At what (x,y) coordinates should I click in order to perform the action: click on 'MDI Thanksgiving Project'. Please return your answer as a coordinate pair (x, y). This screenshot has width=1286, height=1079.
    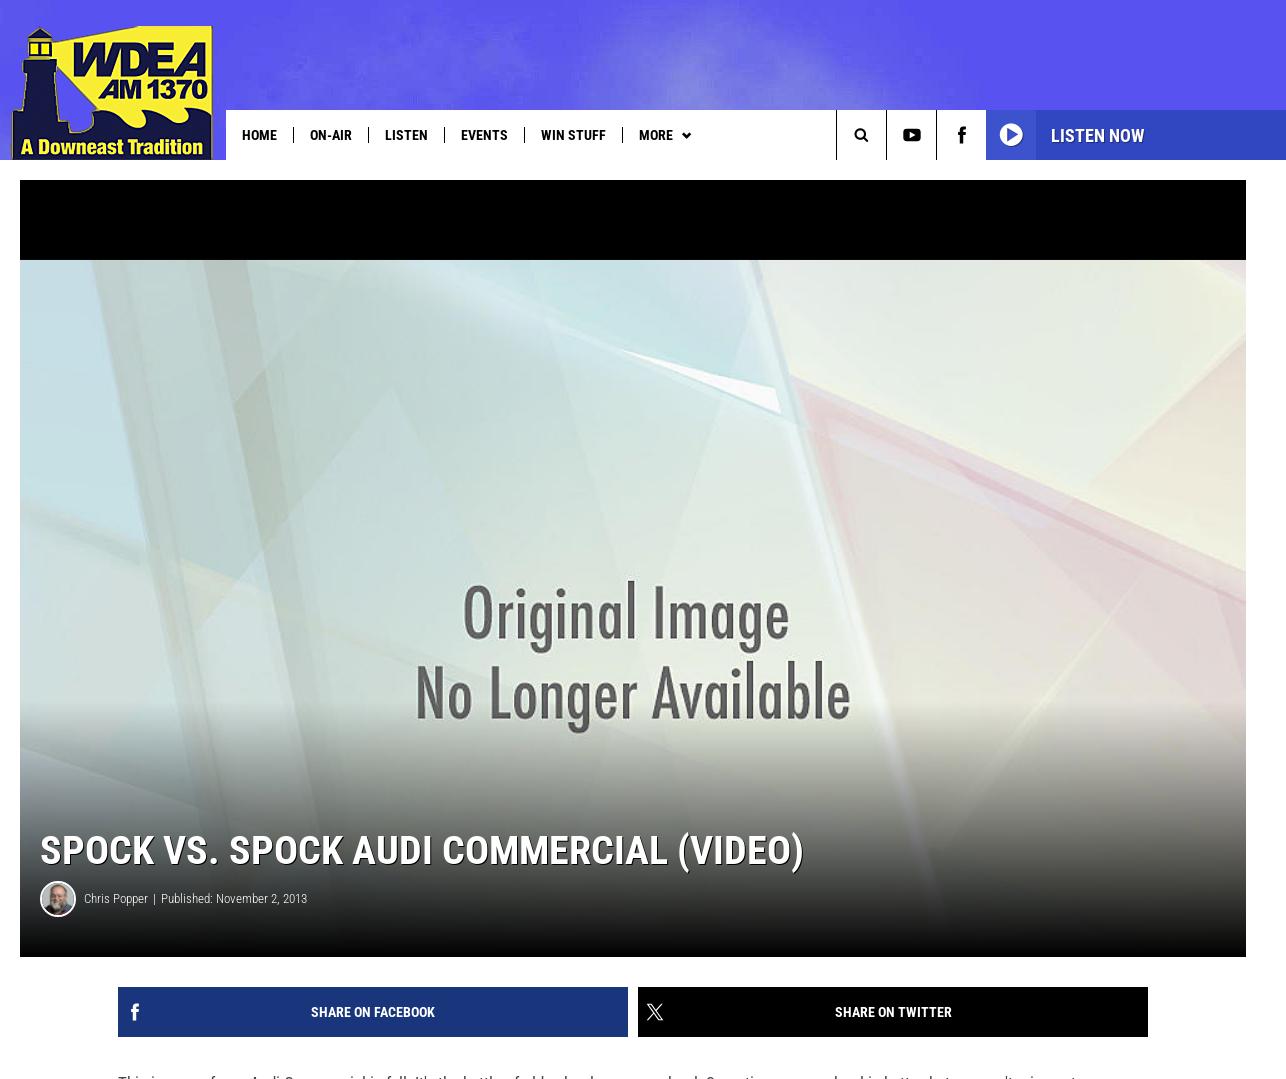
    Looking at the image, I should click on (195, 175).